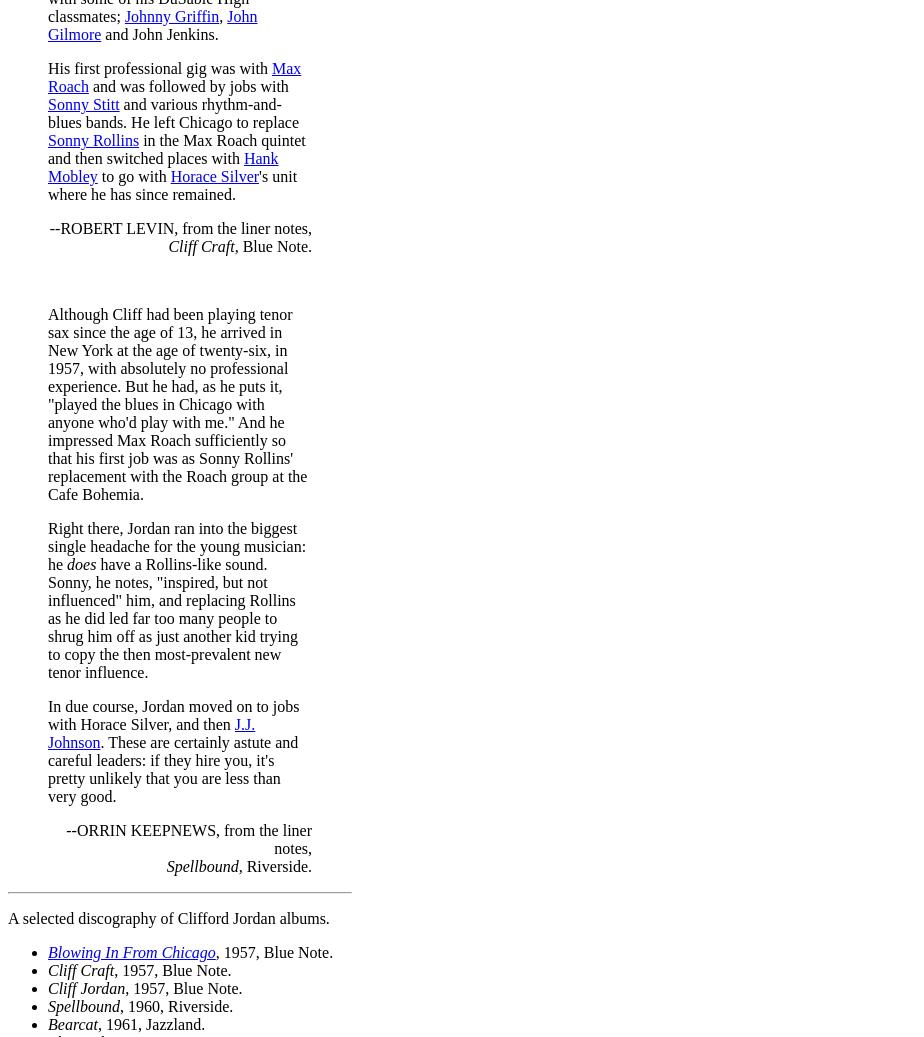 This screenshot has height=1037, width=924. Describe the element at coordinates (93, 138) in the screenshot. I see `'Sonny Rollins'` at that location.